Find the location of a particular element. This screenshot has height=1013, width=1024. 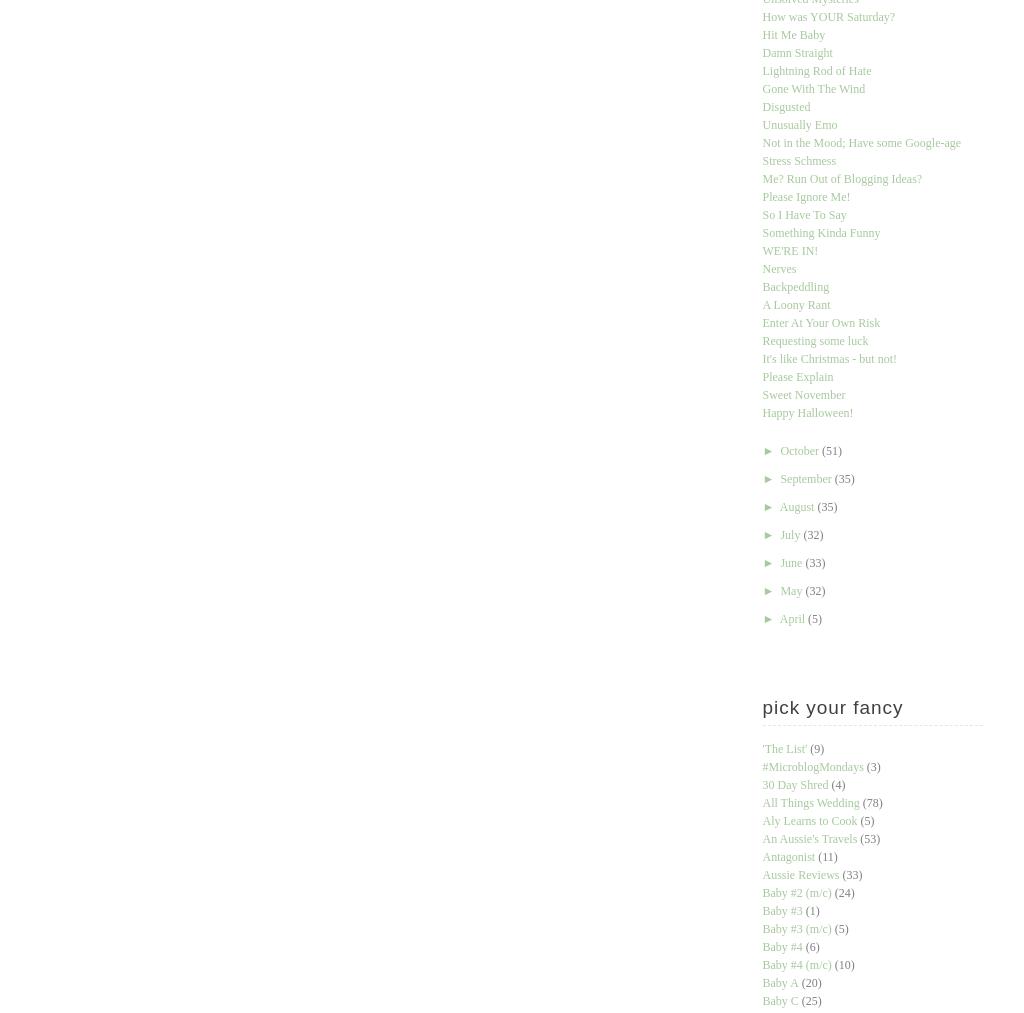

'WE'RE IN!' is located at coordinates (760, 250).